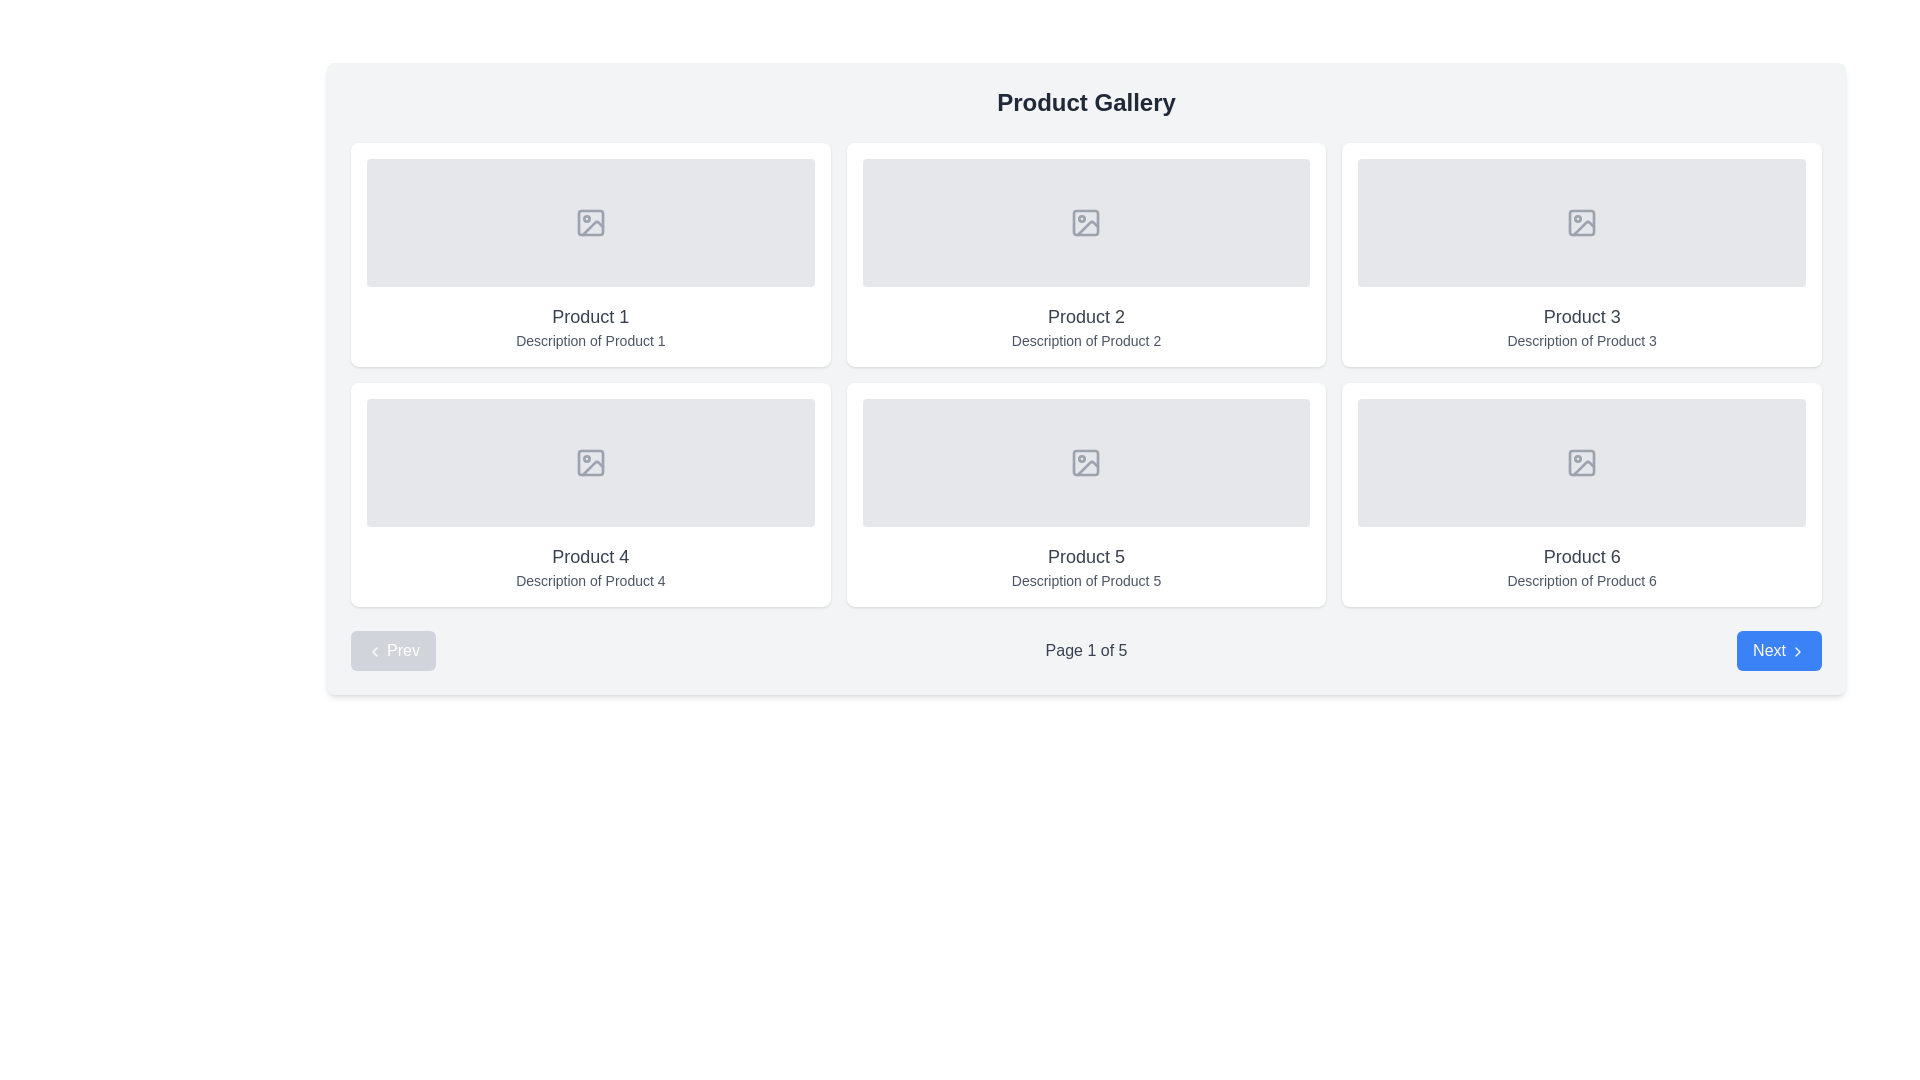 The width and height of the screenshot is (1920, 1080). Describe the element at coordinates (589, 223) in the screenshot. I see `the pictorial icon representing an image, which is located inside the card labeled 'Product 1' in the first row of the grid layout` at that location.